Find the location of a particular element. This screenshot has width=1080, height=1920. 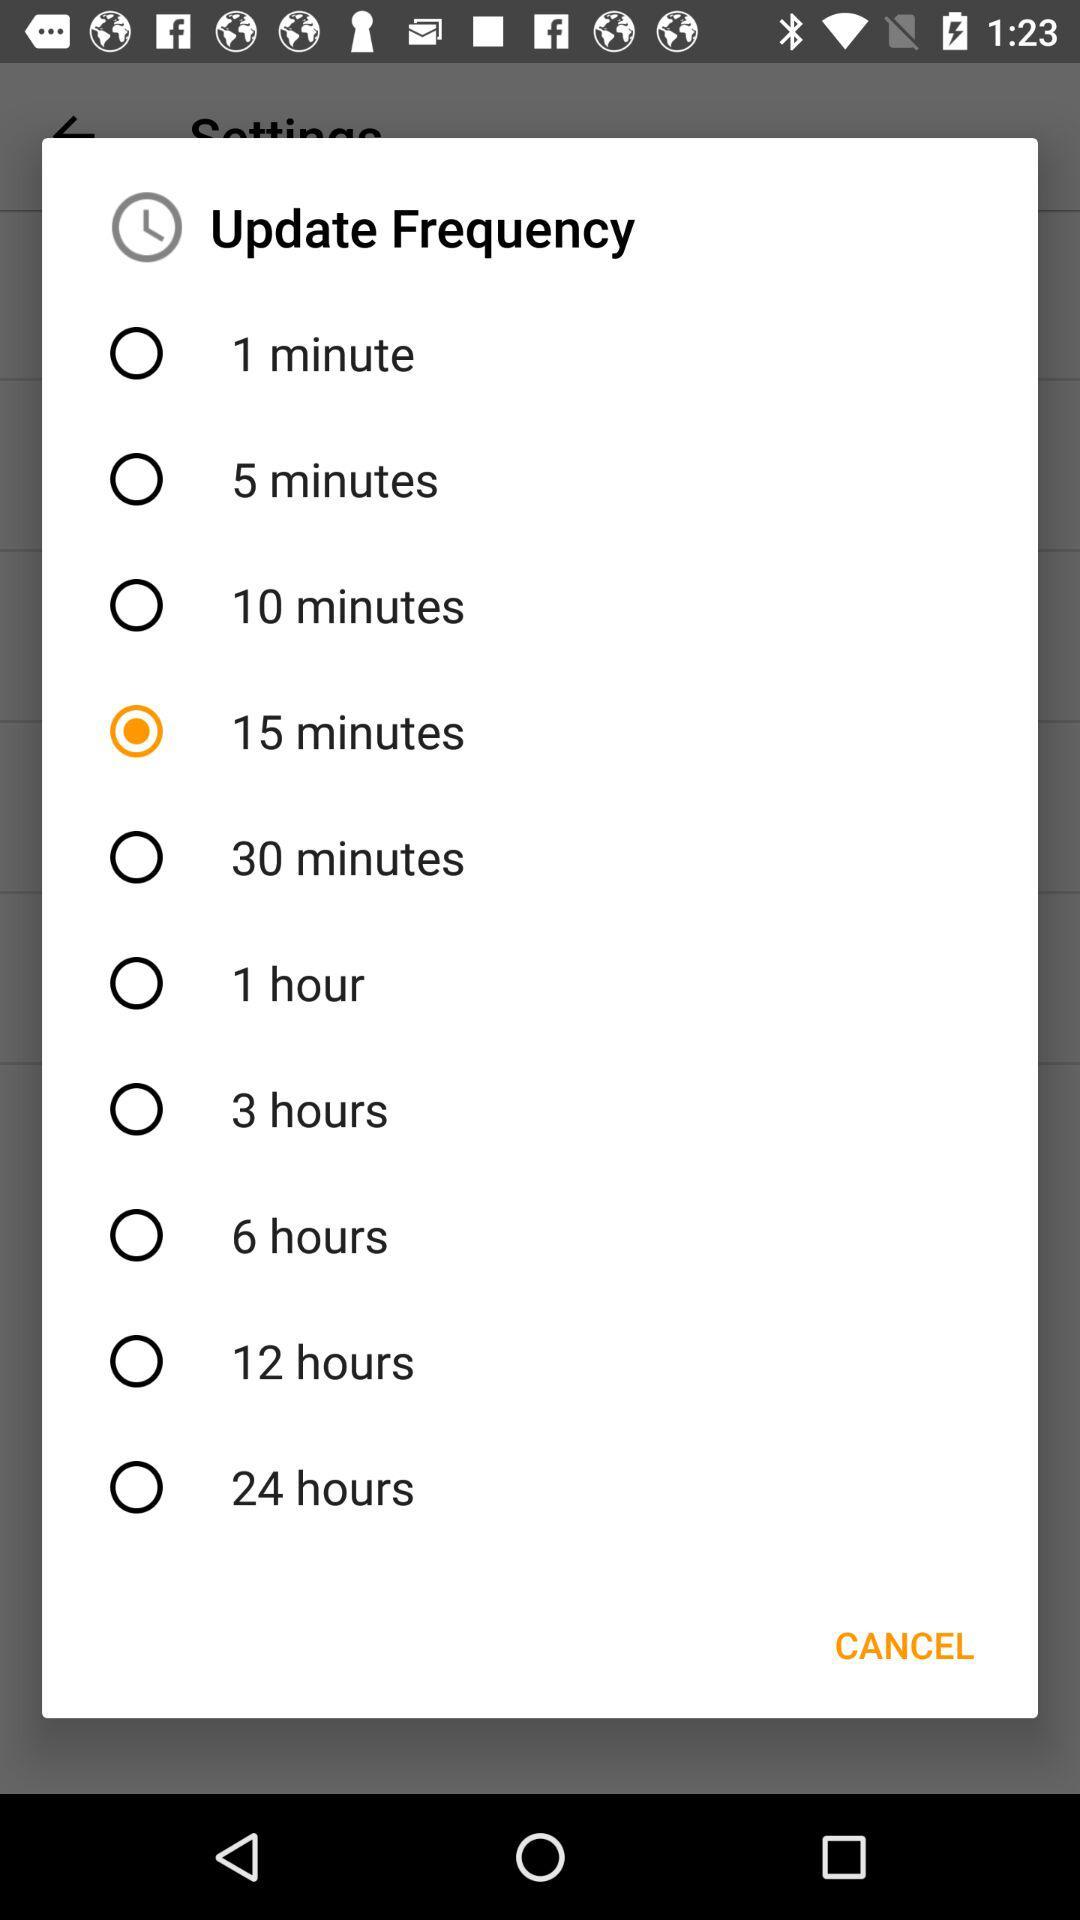

the 10 minutes is located at coordinates (540, 604).